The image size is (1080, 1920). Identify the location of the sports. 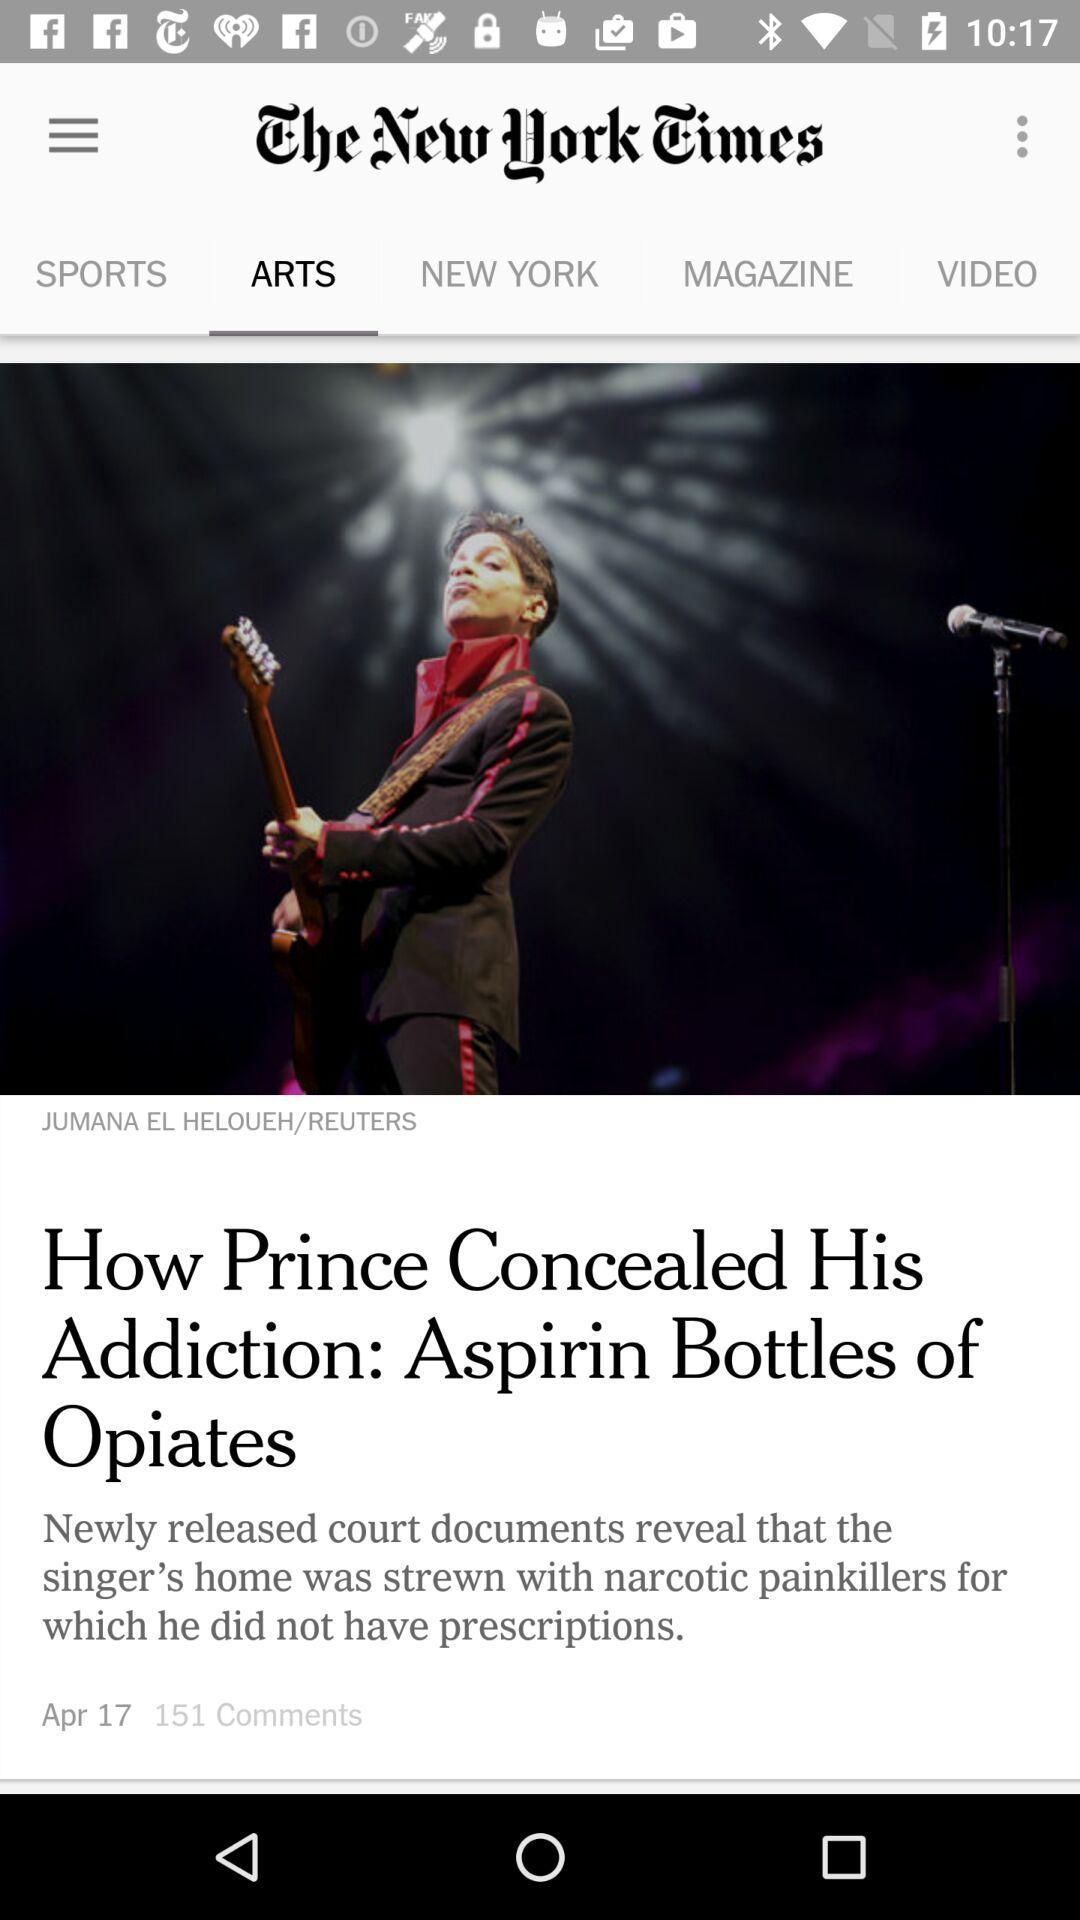
(104, 272).